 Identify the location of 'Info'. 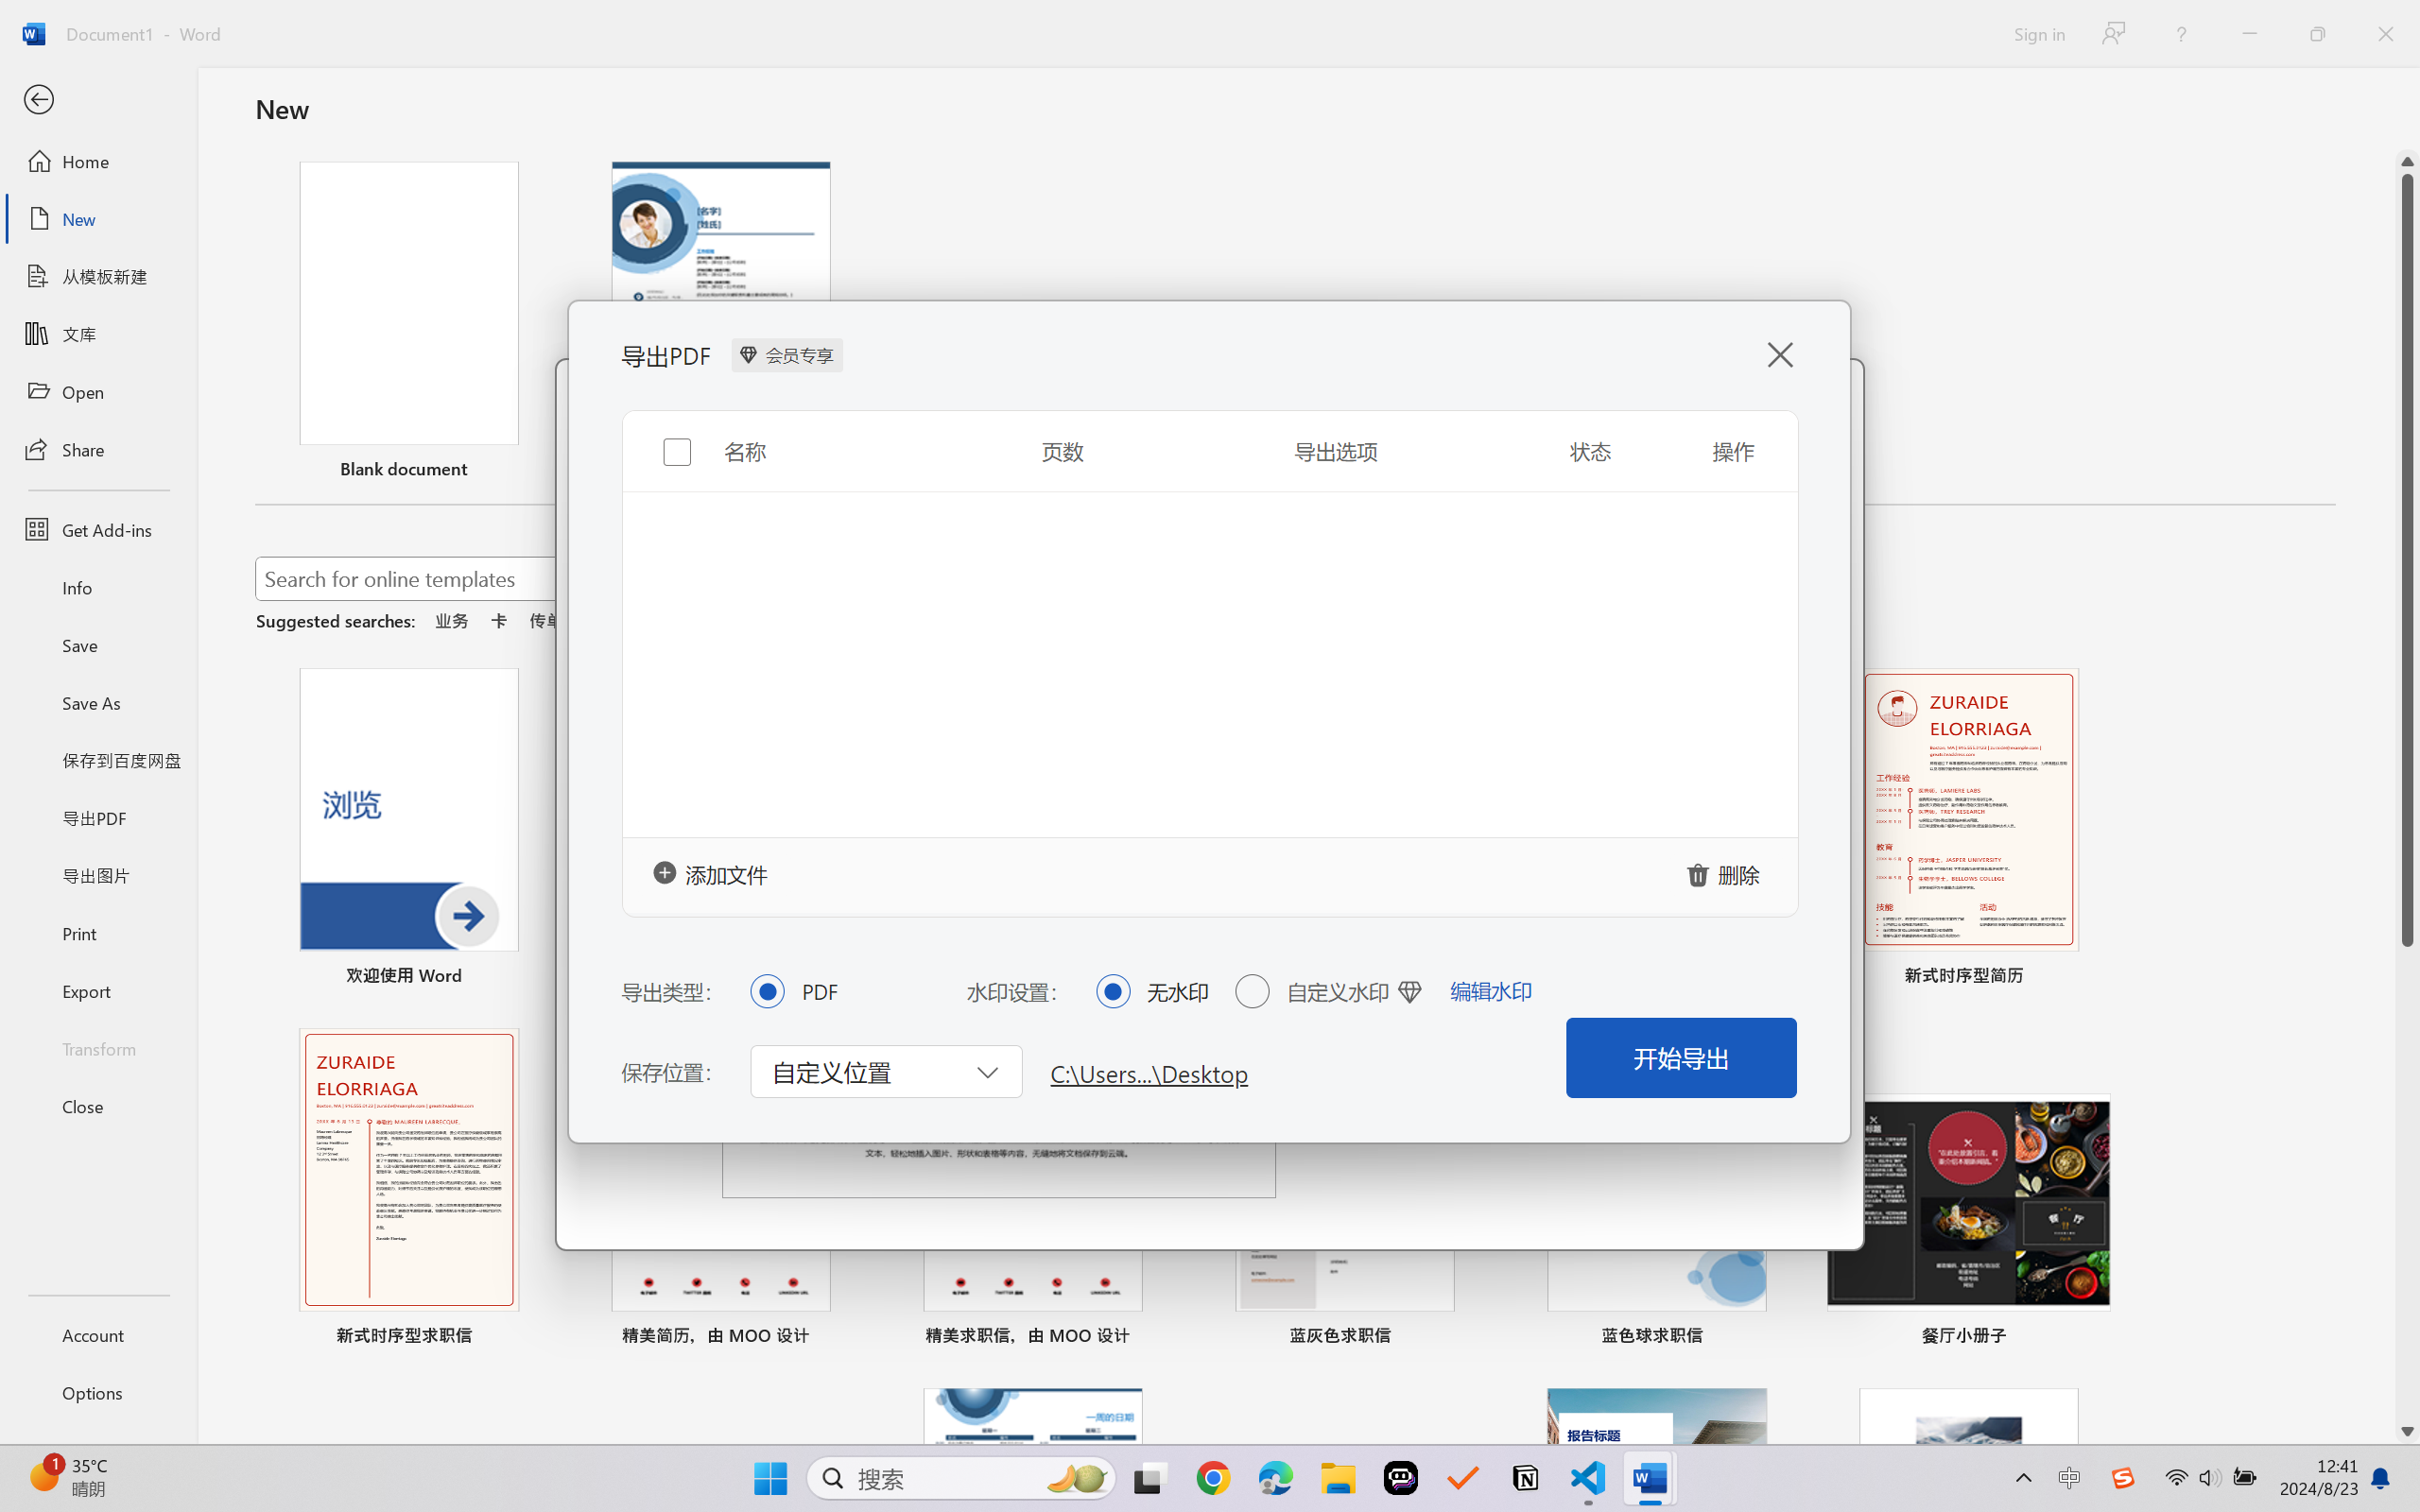
(97, 586).